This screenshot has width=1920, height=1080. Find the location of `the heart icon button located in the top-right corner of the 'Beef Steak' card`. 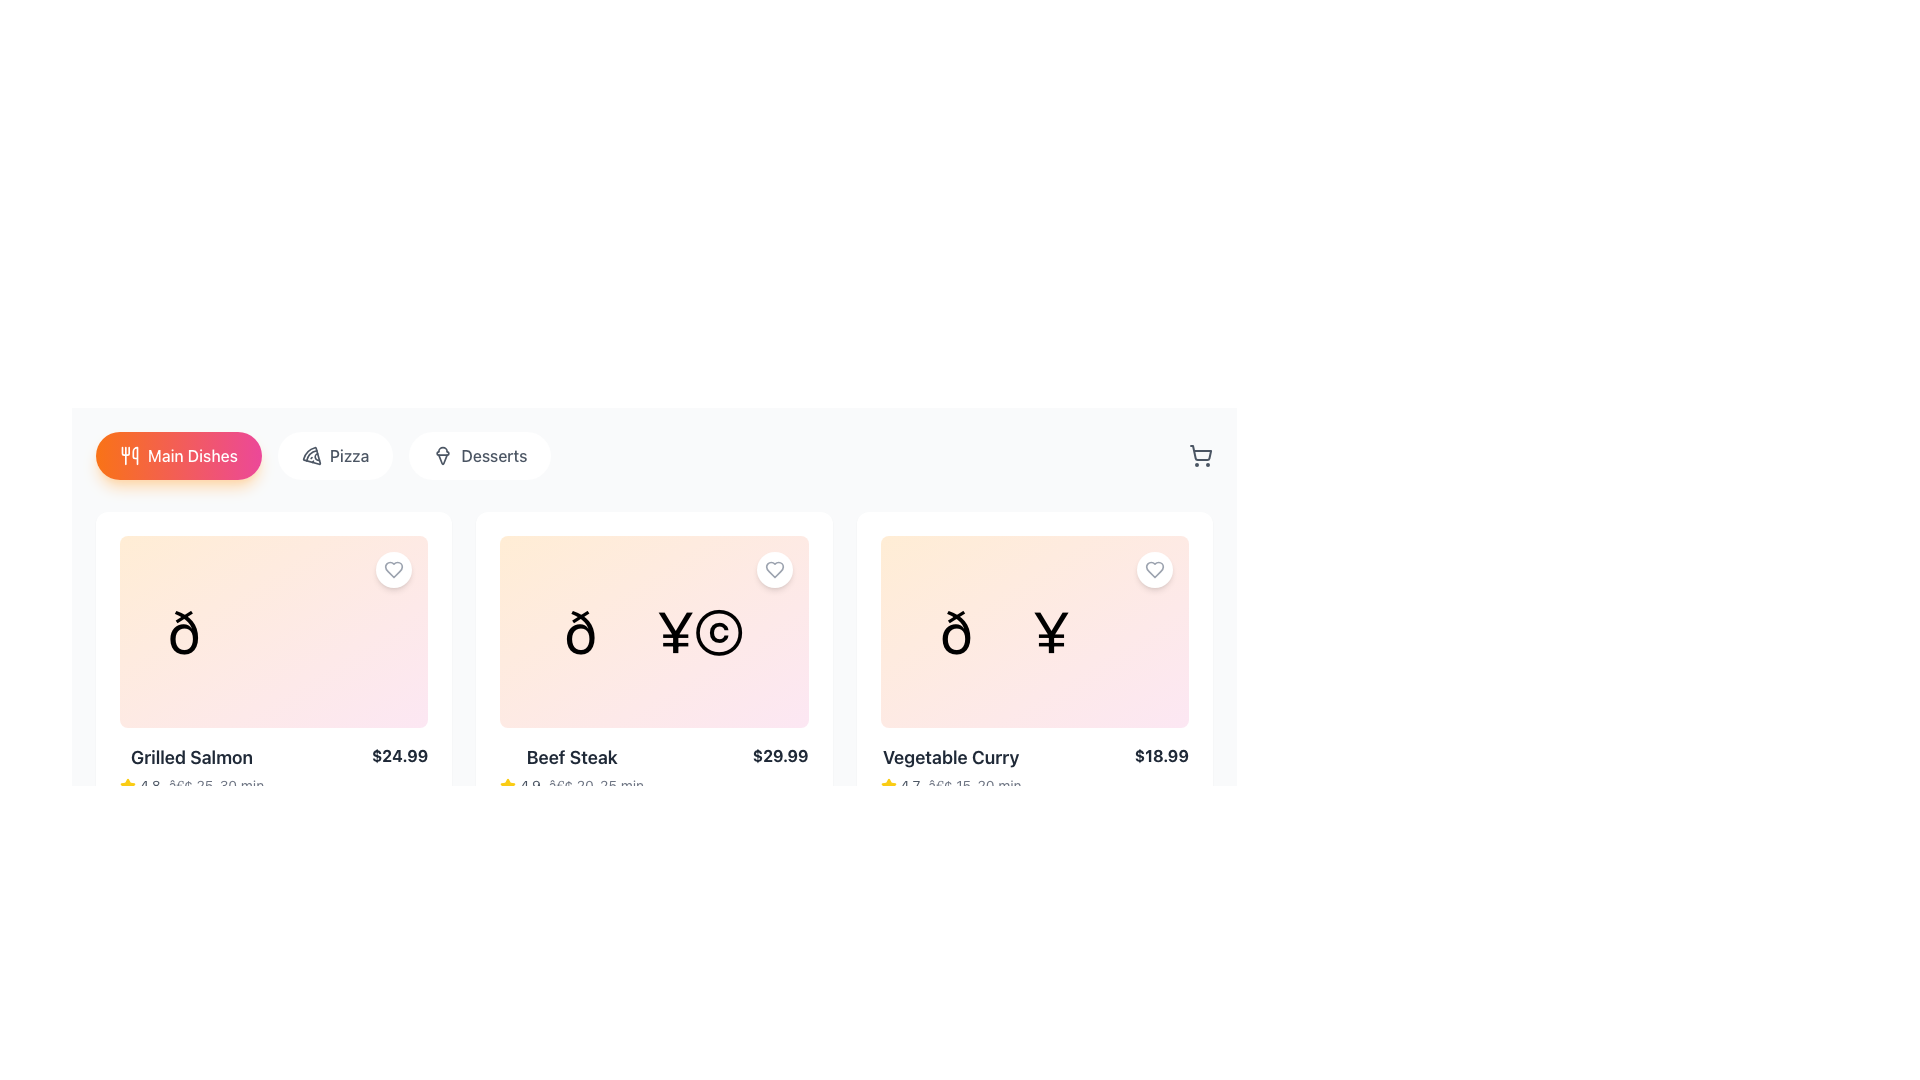

the heart icon button located in the top-right corner of the 'Beef Steak' card is located at coordinates (773, 570).